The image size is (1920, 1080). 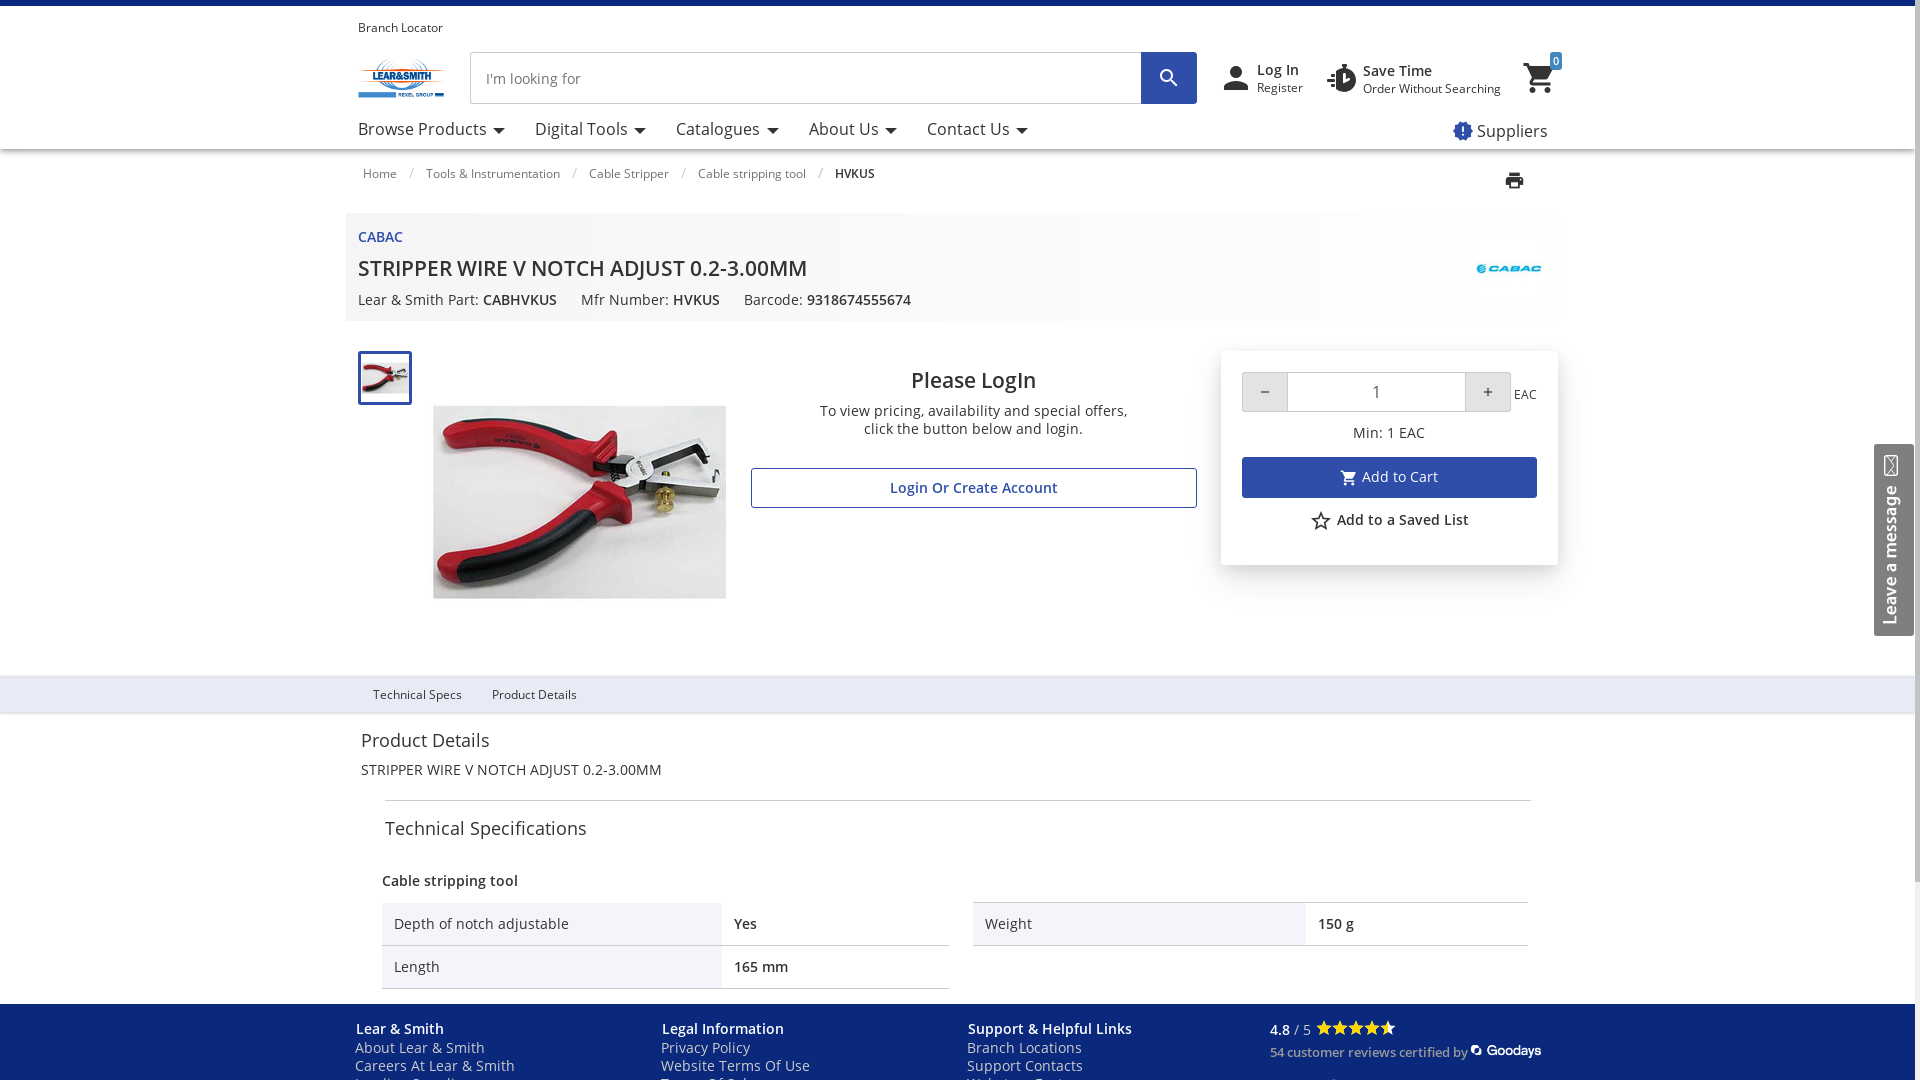 What do you see at coordinates (432, 1064) in the screenshot?
I see `'Careers At Lear & Smith'` at bounding box center [432, 1064].